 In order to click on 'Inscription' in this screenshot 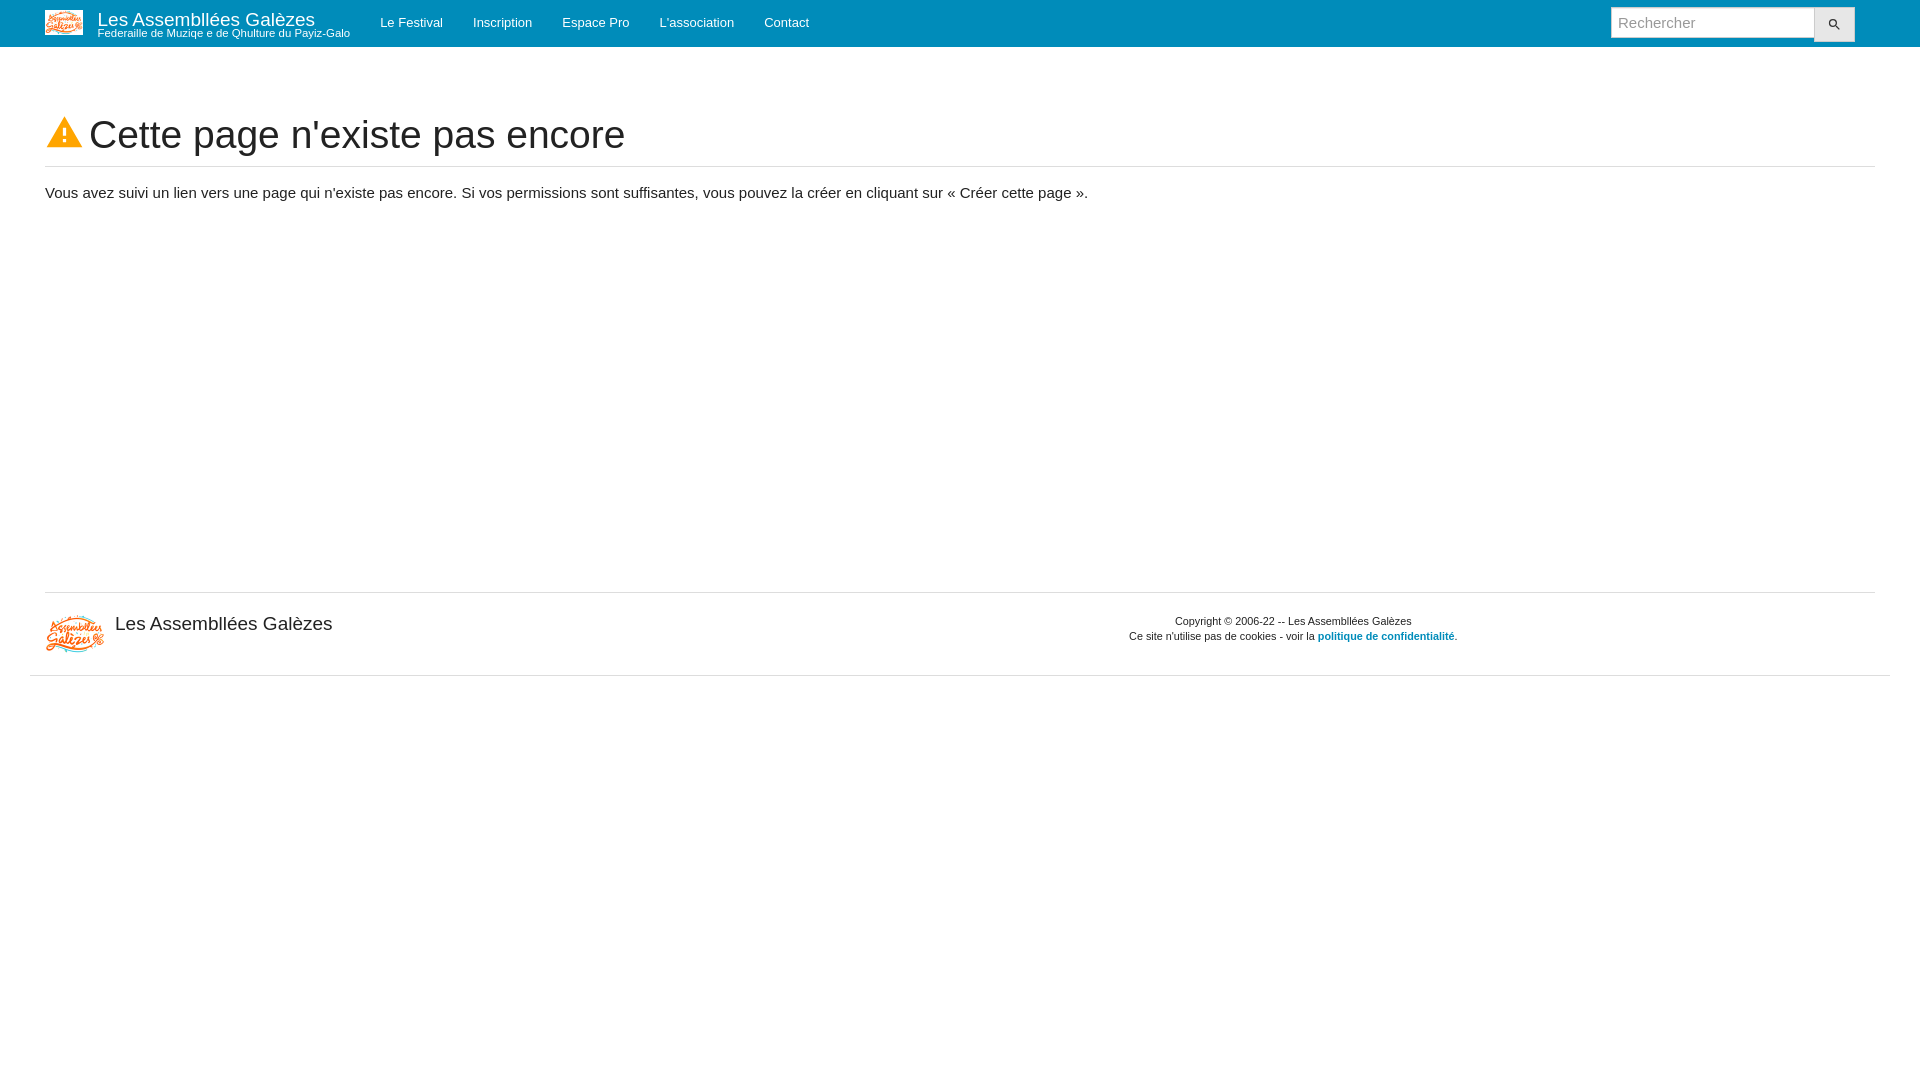, I will do `click(456, 22)`.